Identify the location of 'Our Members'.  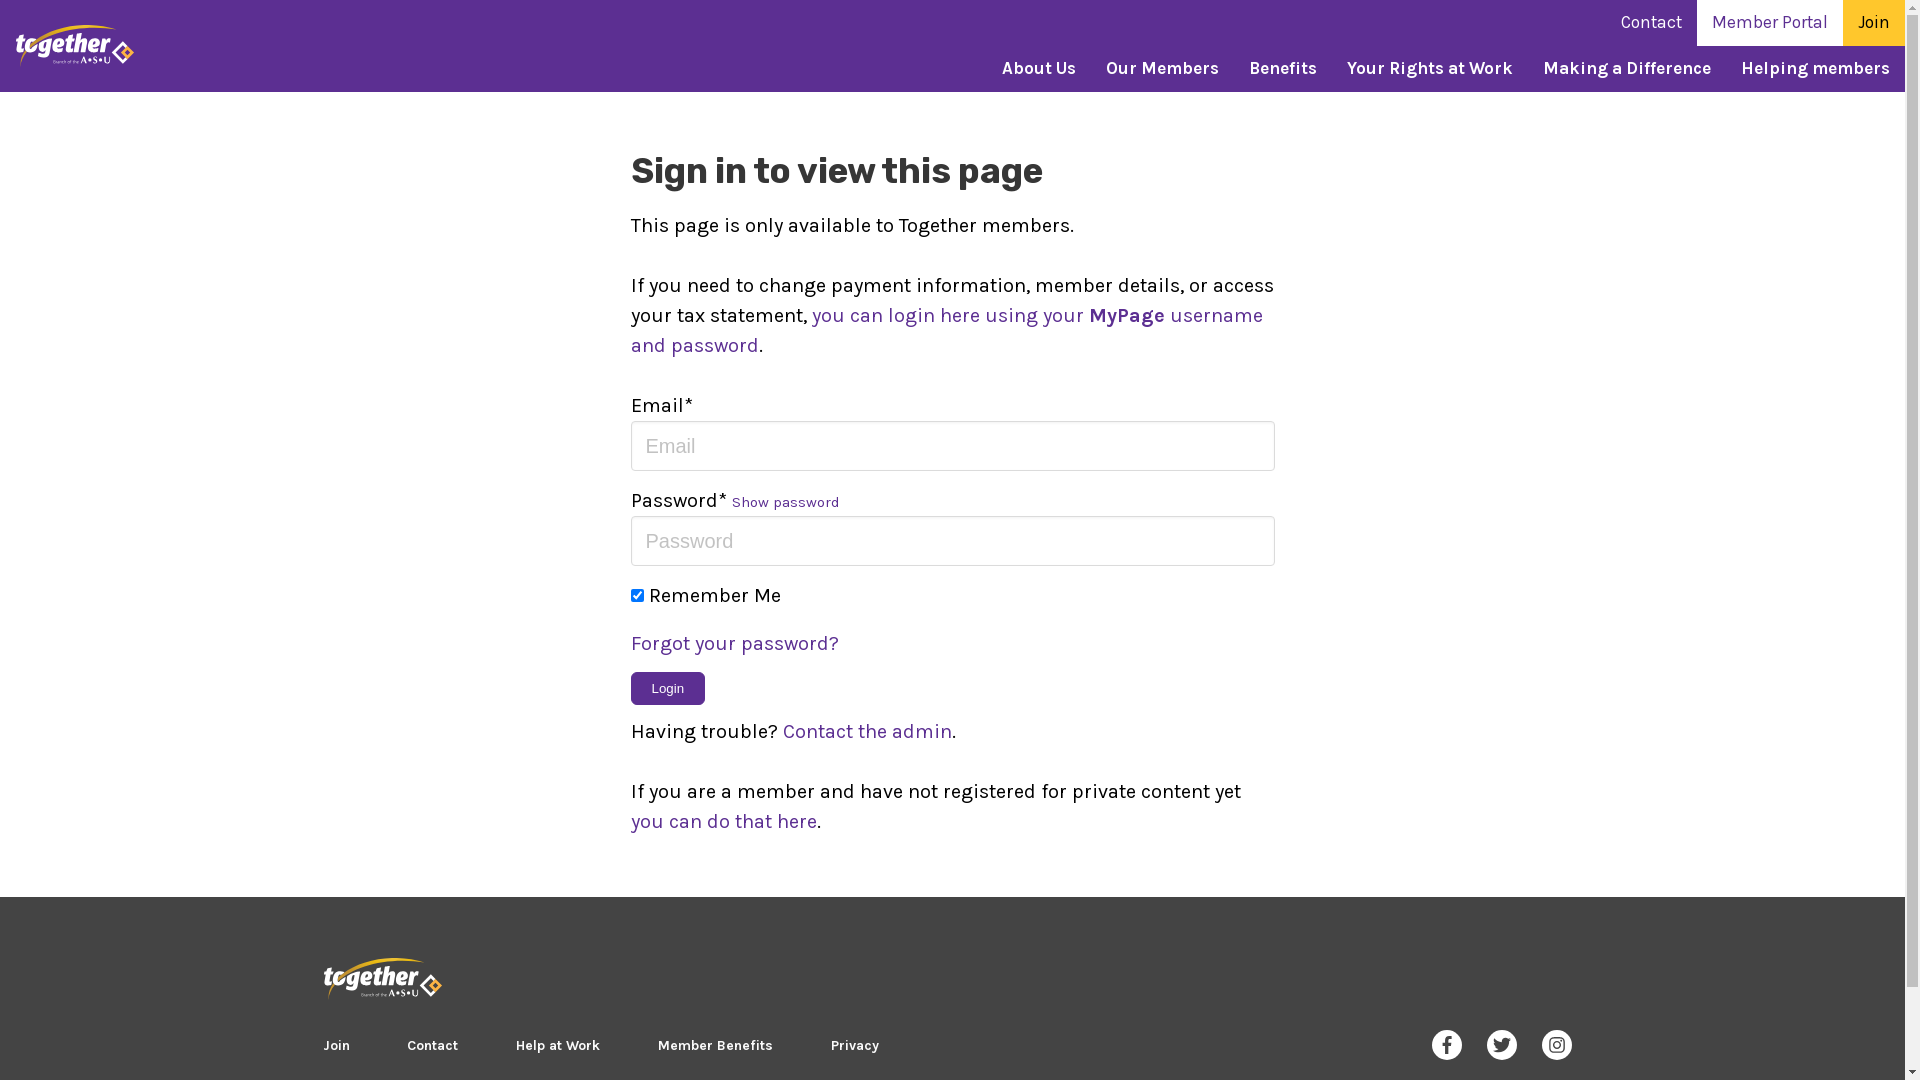
(1162, 68).